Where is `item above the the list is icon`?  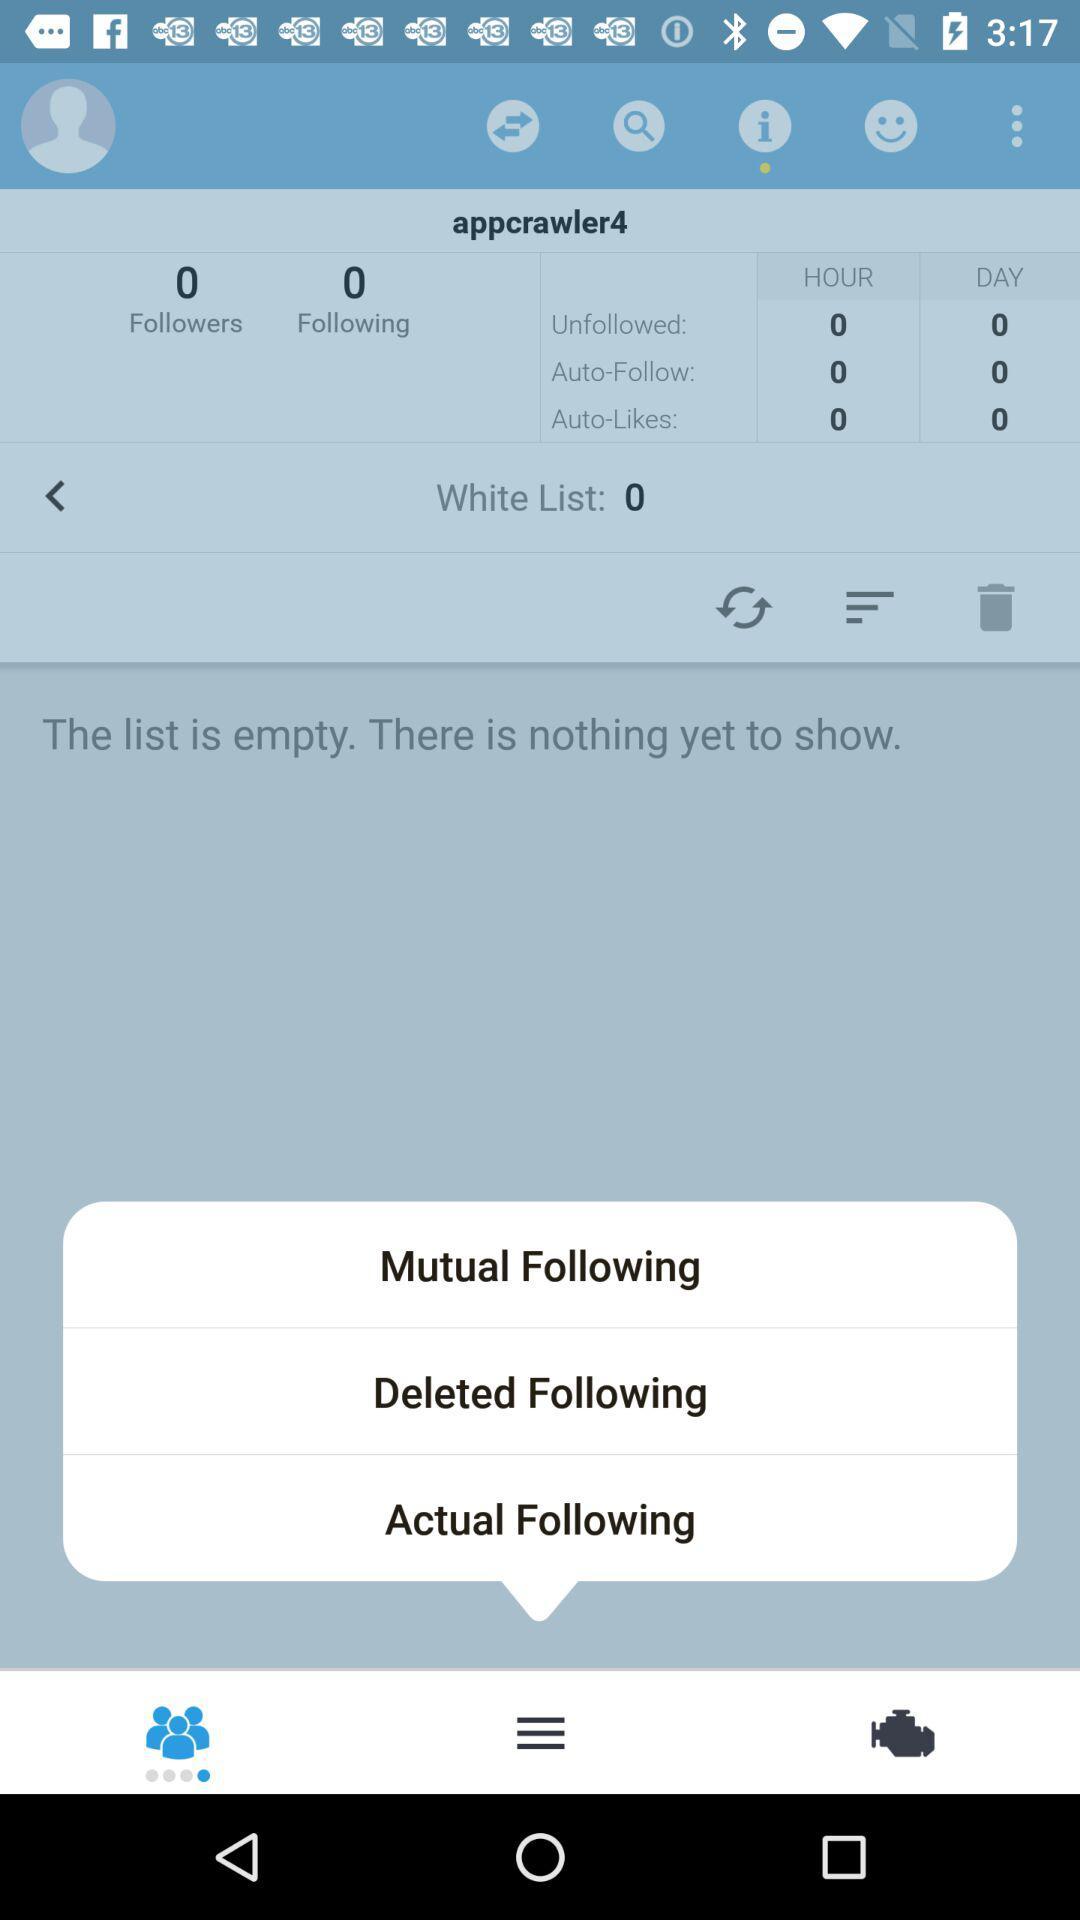 item above the the list is icon is located at coordinates (869, 606).